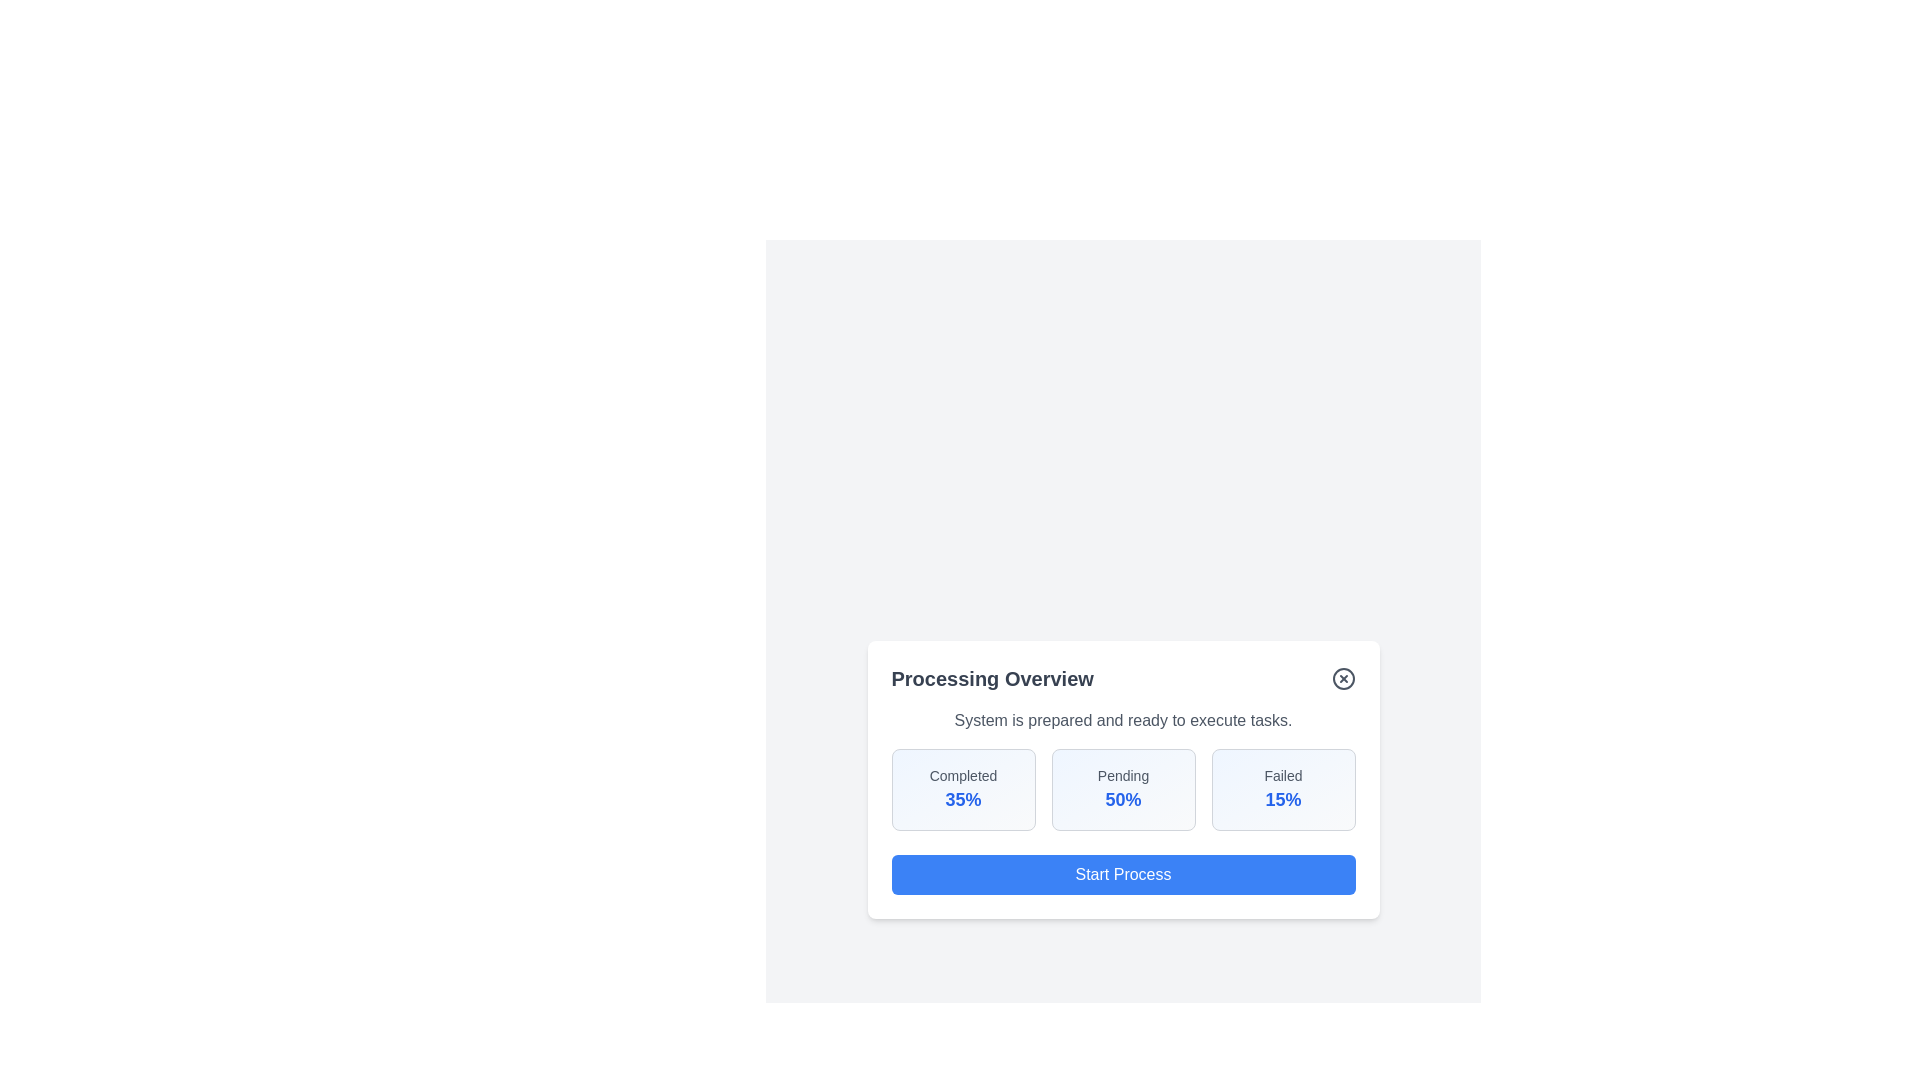 Image resolution: width=1920 pixels, height=1080 pixels. Describe the element at coordinates (1123, 789) in the screenshot. I see `the statistic box labeled 'Pending' to analyze its content` at that location.